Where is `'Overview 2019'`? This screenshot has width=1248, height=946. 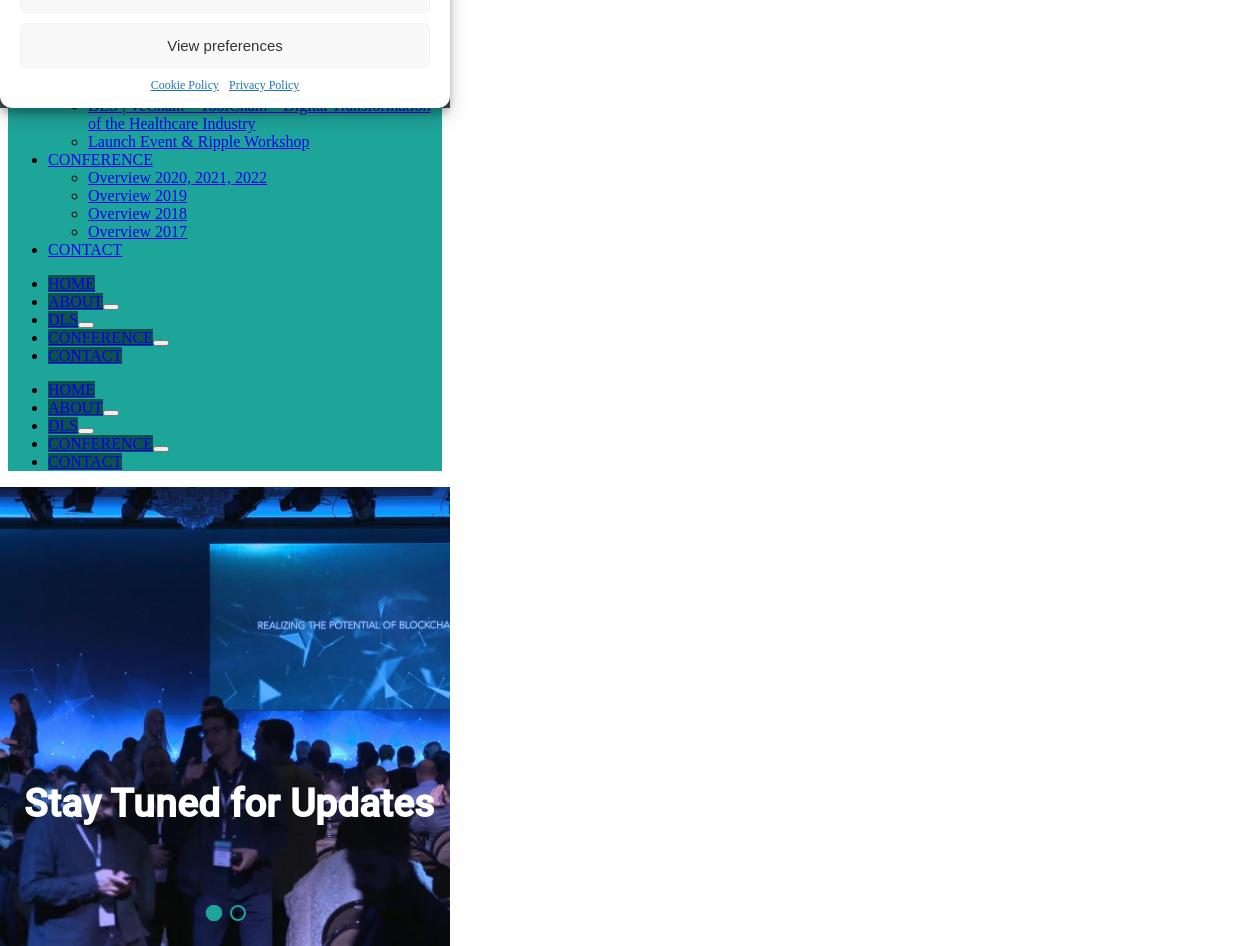
'Overview 2019' is located at coordinates (86, 194).